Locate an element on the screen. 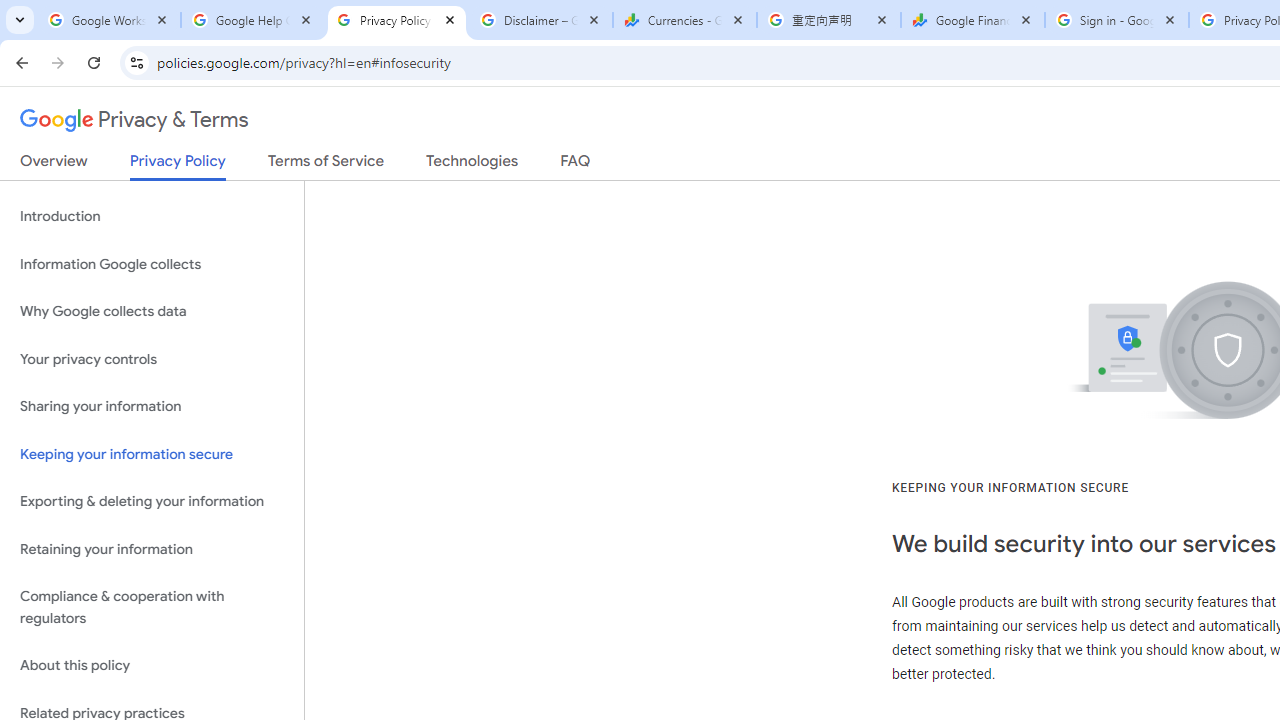 The image size is (1280, 720). 'Technologies' is located at coordinates (471, 164).